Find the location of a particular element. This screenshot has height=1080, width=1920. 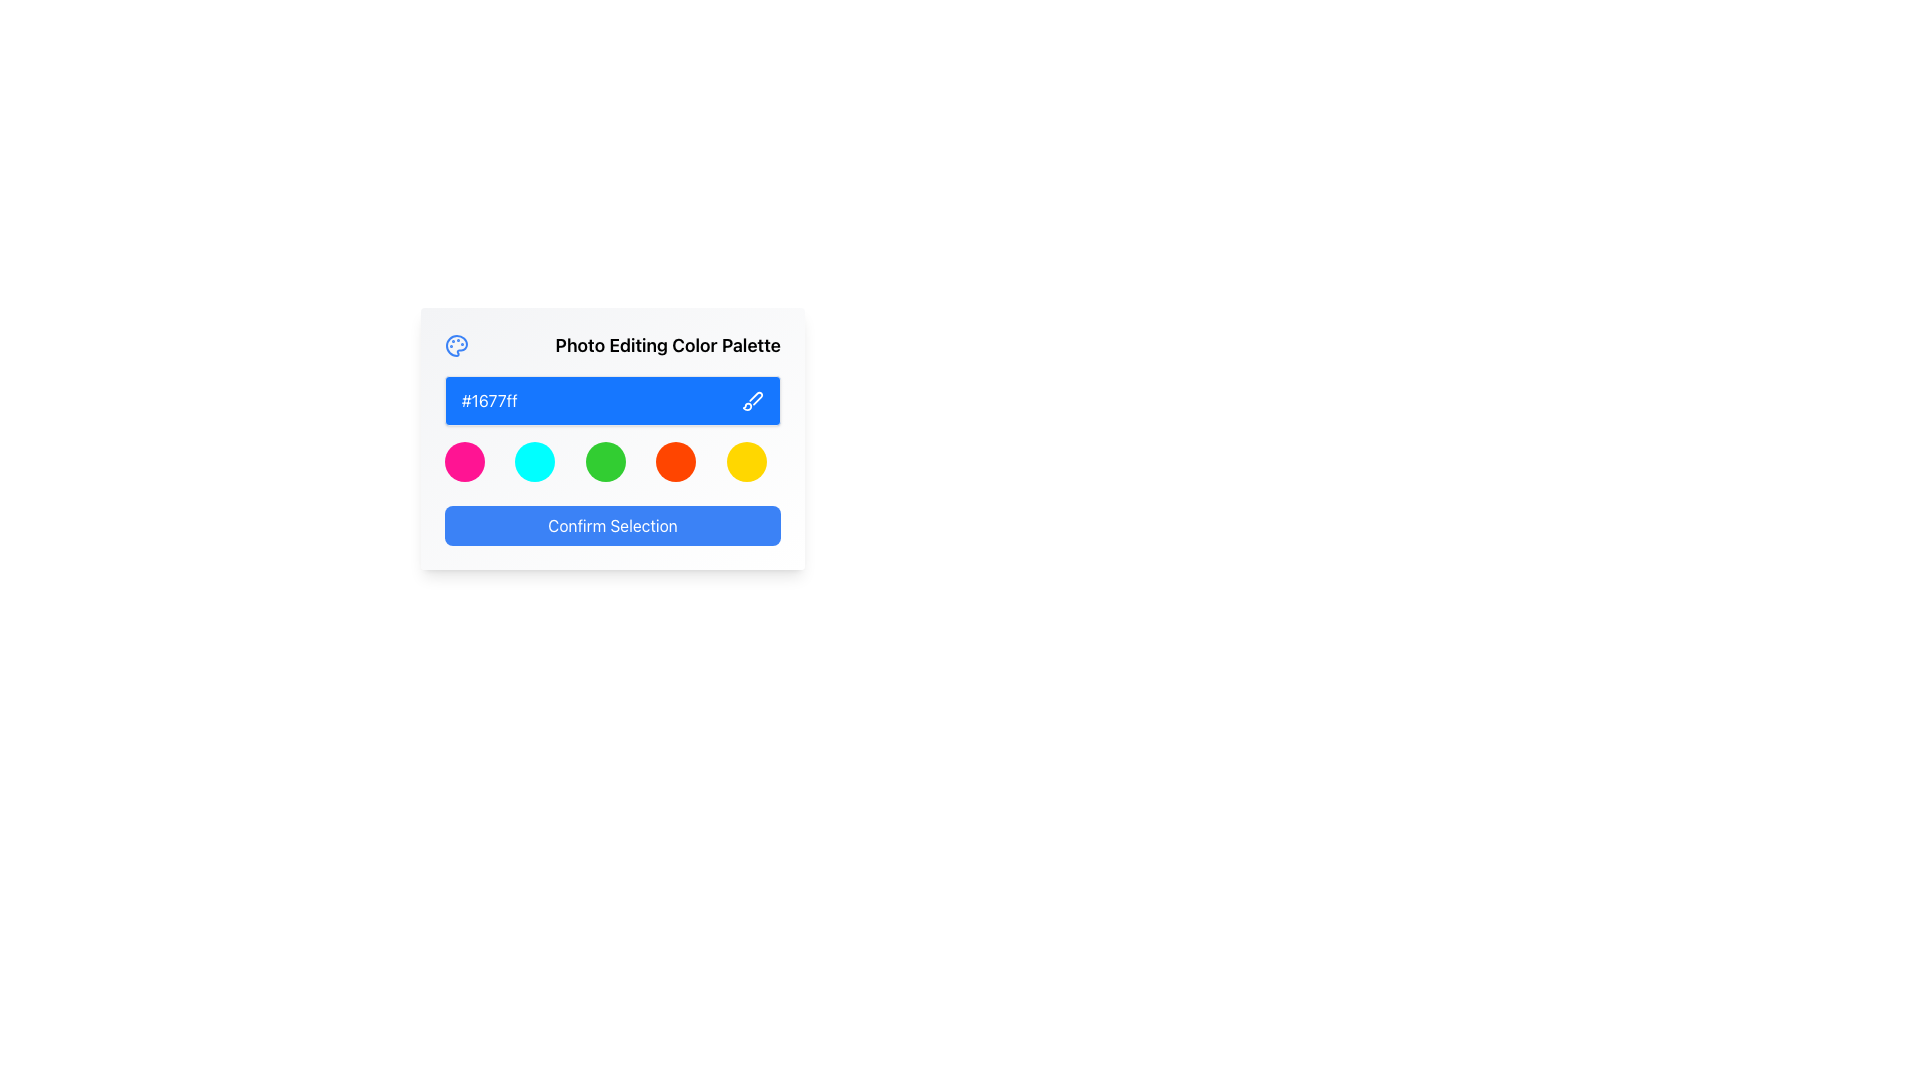

the fifth circle in a row of five colored circles is located at coordinates (745, 462).